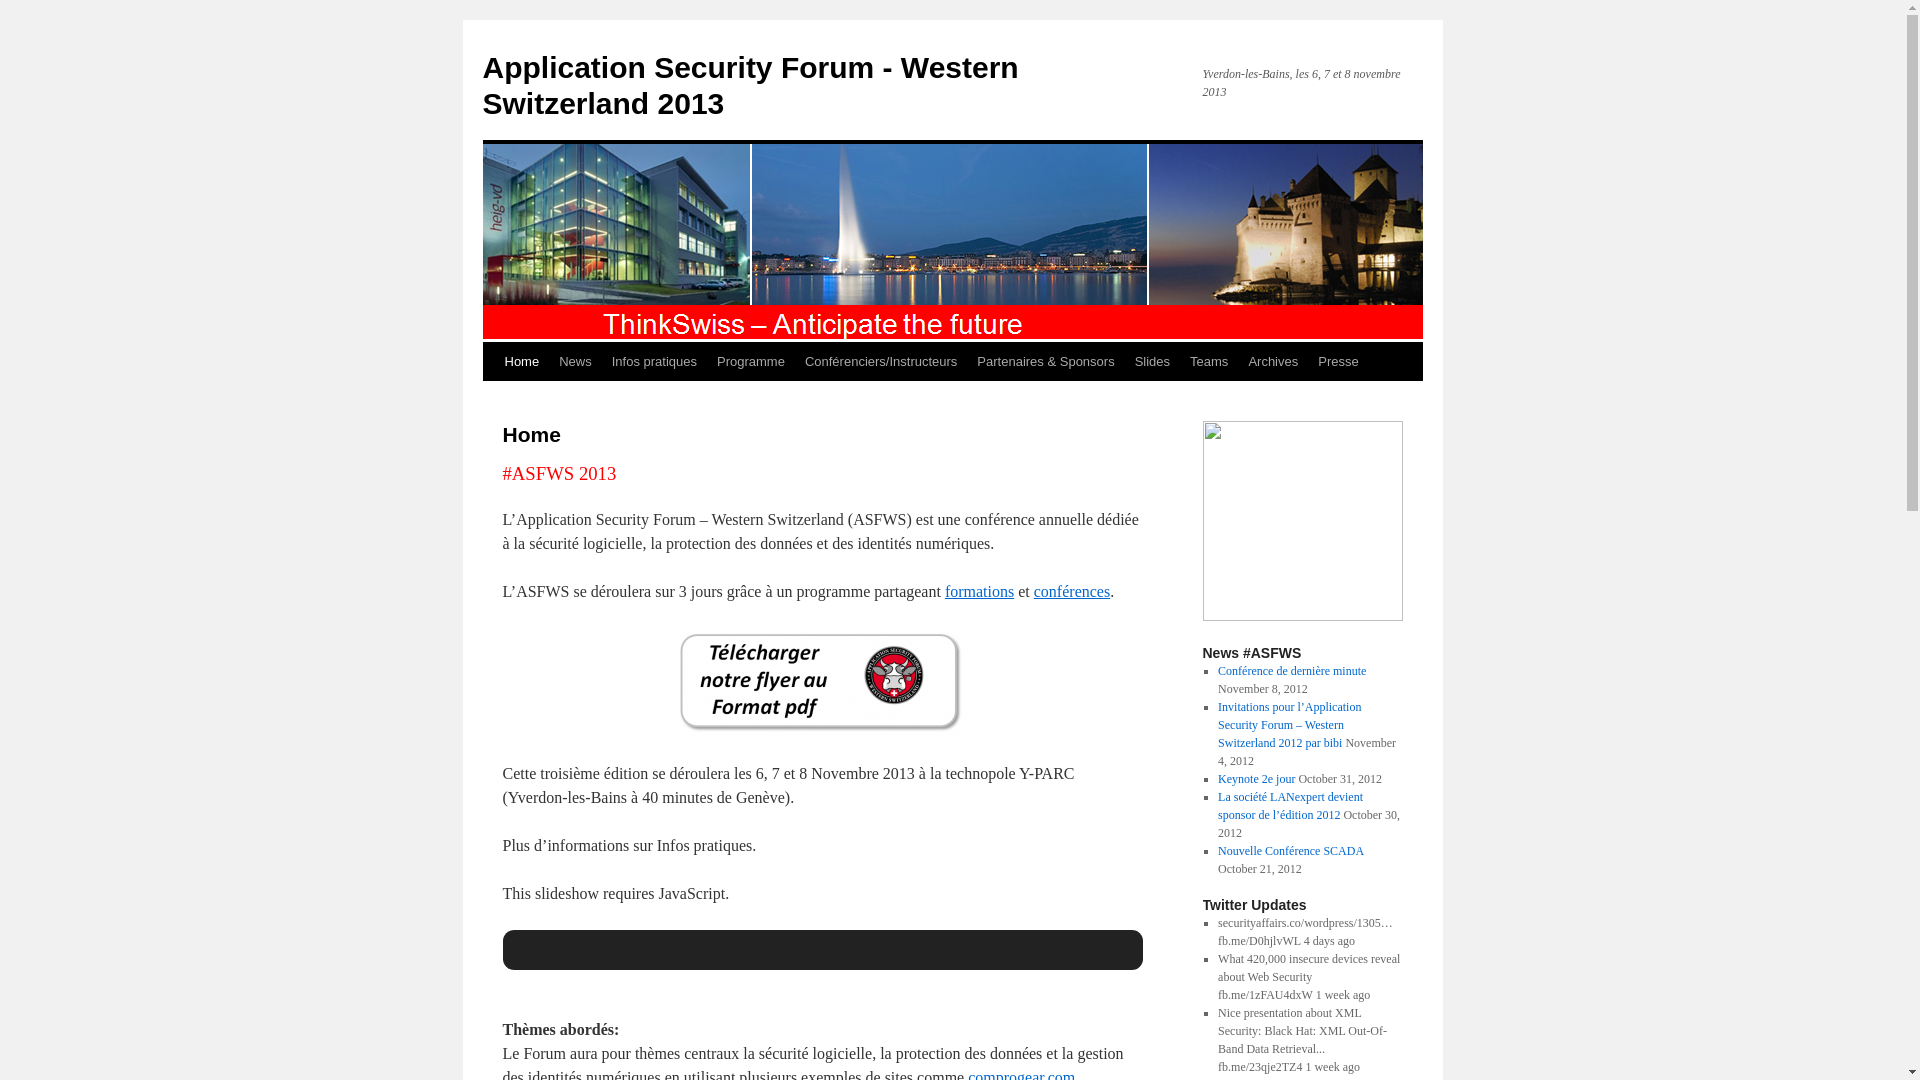  I want to click on 'Keynote 2e jour', so click(1255, 778).